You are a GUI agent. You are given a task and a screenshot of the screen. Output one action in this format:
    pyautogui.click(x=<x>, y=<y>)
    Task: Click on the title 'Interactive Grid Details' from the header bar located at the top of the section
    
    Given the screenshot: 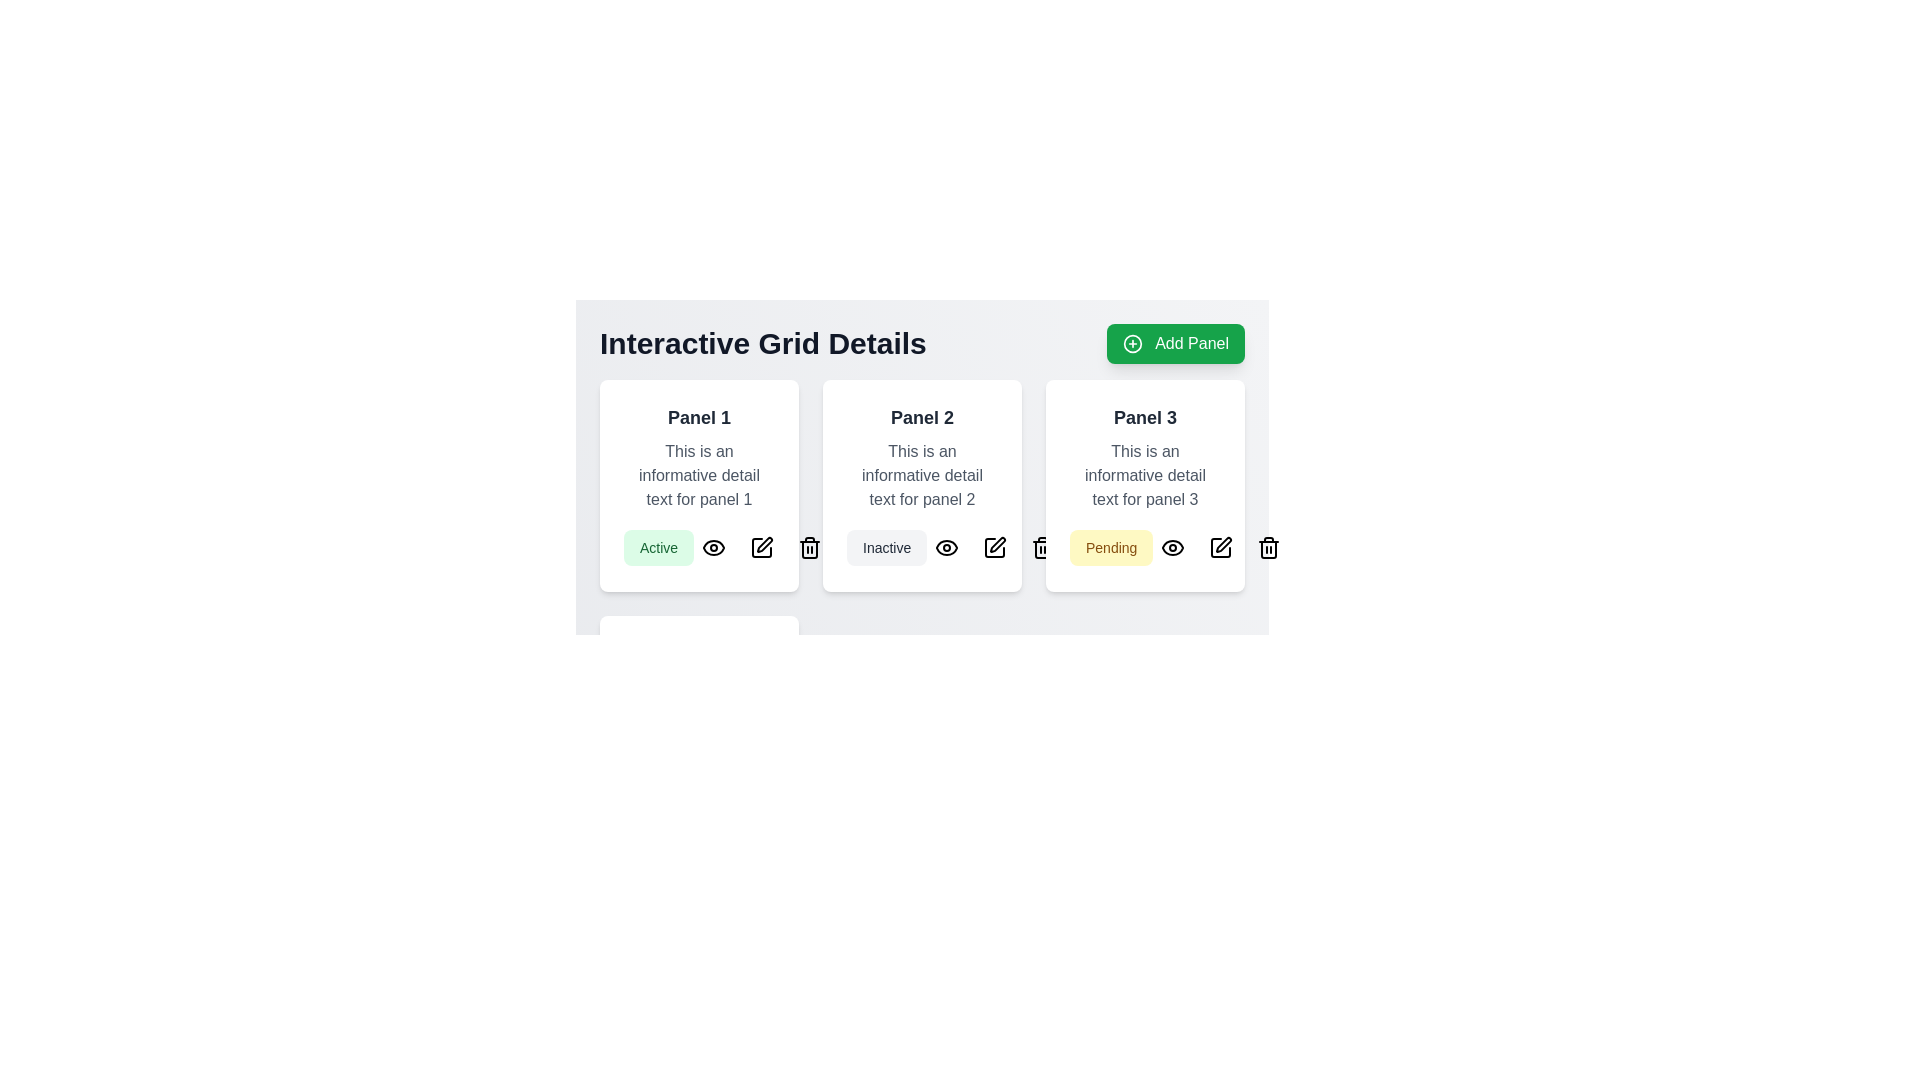 What is the action you would take?
    pyautogui.click(x=921, y=342)
    